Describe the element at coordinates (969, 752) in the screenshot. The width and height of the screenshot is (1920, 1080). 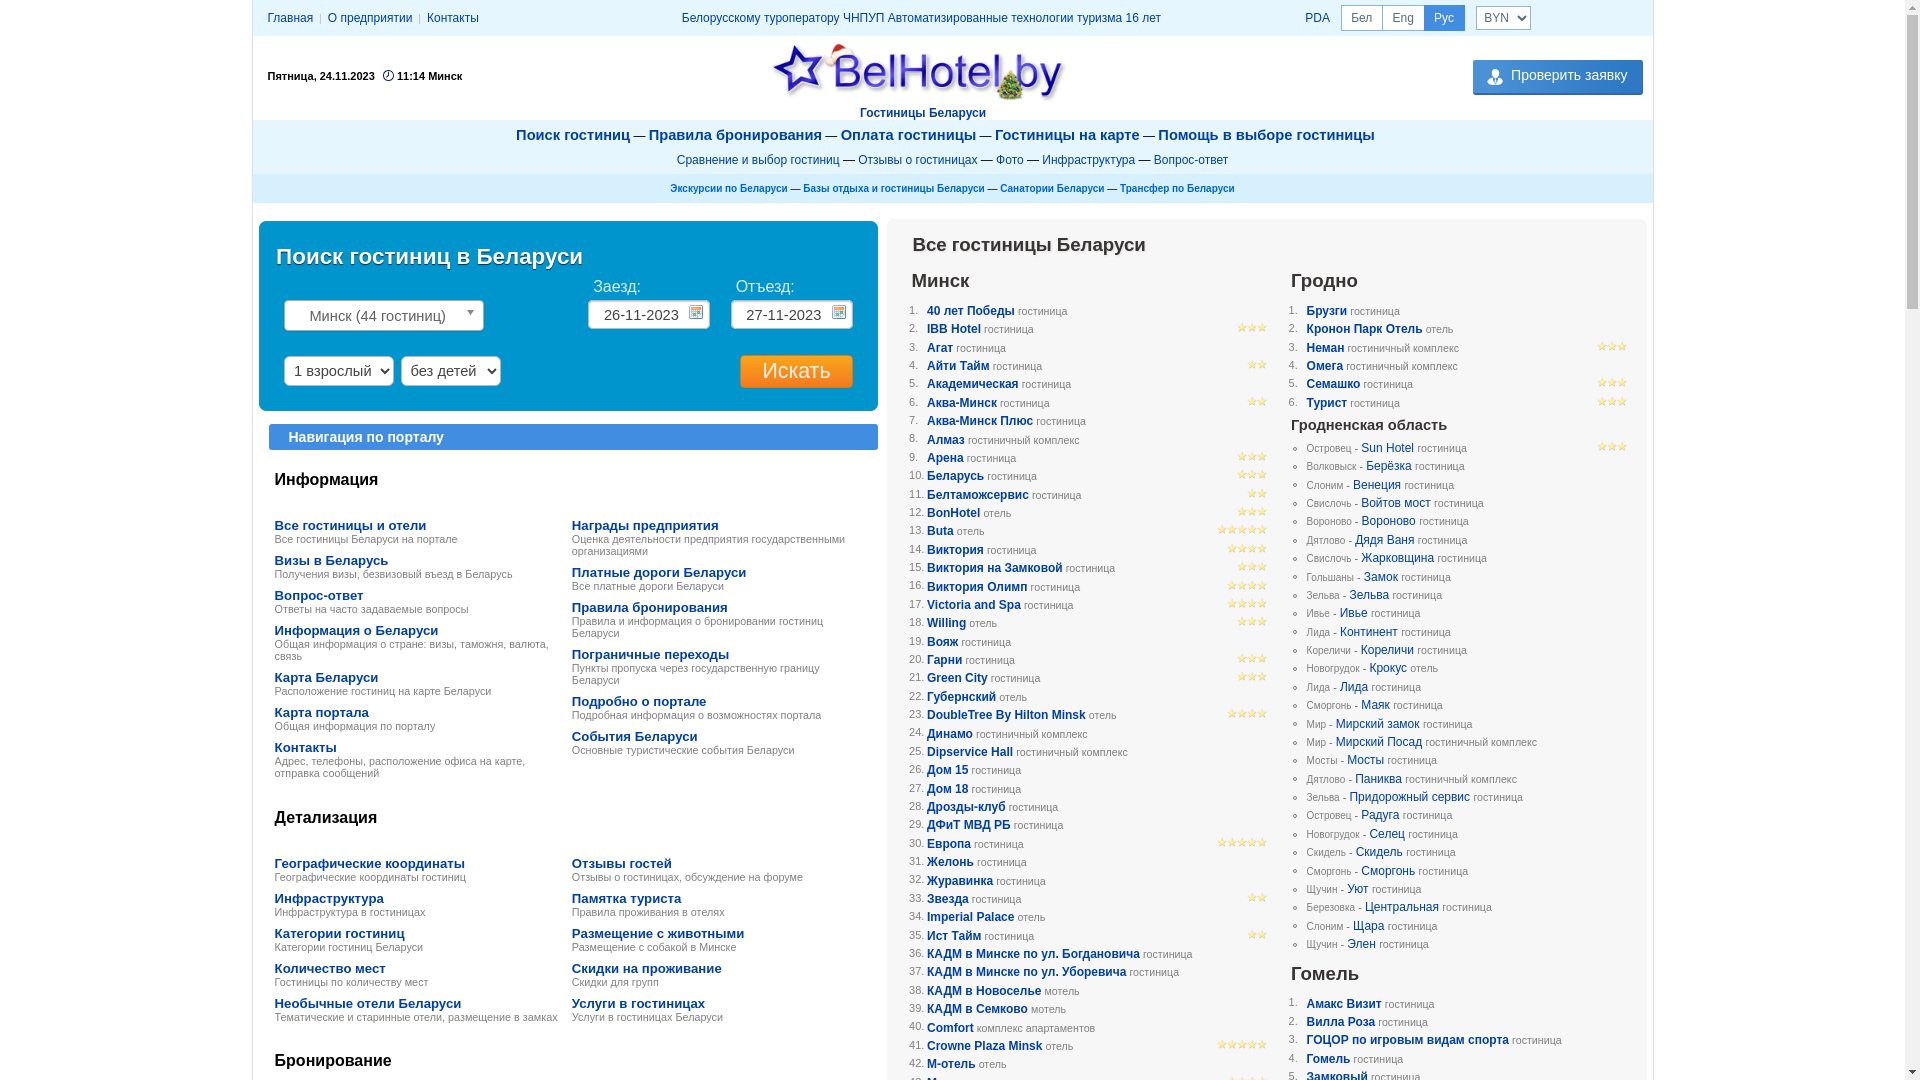
I see `'Dipservice Hall'` at that location.